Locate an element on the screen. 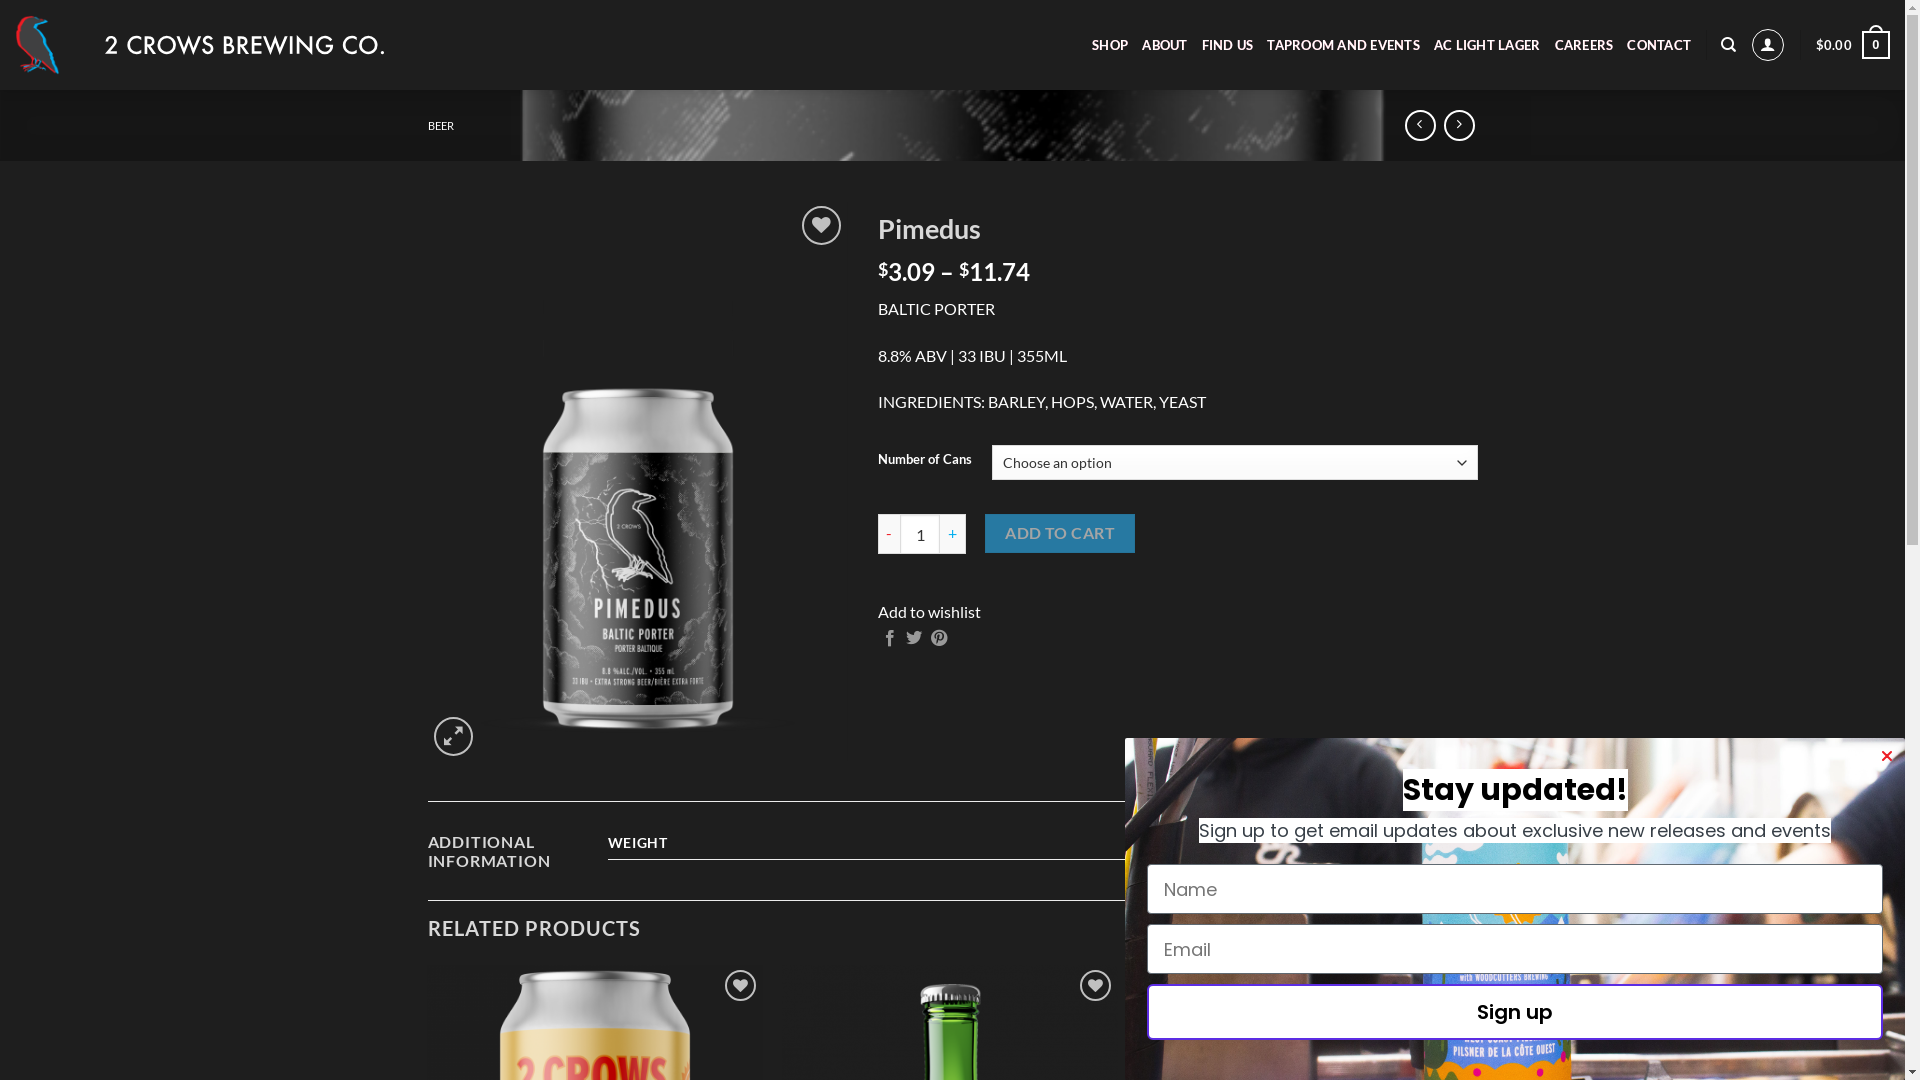 The image size is (1920, 1080). 'AC LIGHT LAGER' is located at coordinates (1487, 45).